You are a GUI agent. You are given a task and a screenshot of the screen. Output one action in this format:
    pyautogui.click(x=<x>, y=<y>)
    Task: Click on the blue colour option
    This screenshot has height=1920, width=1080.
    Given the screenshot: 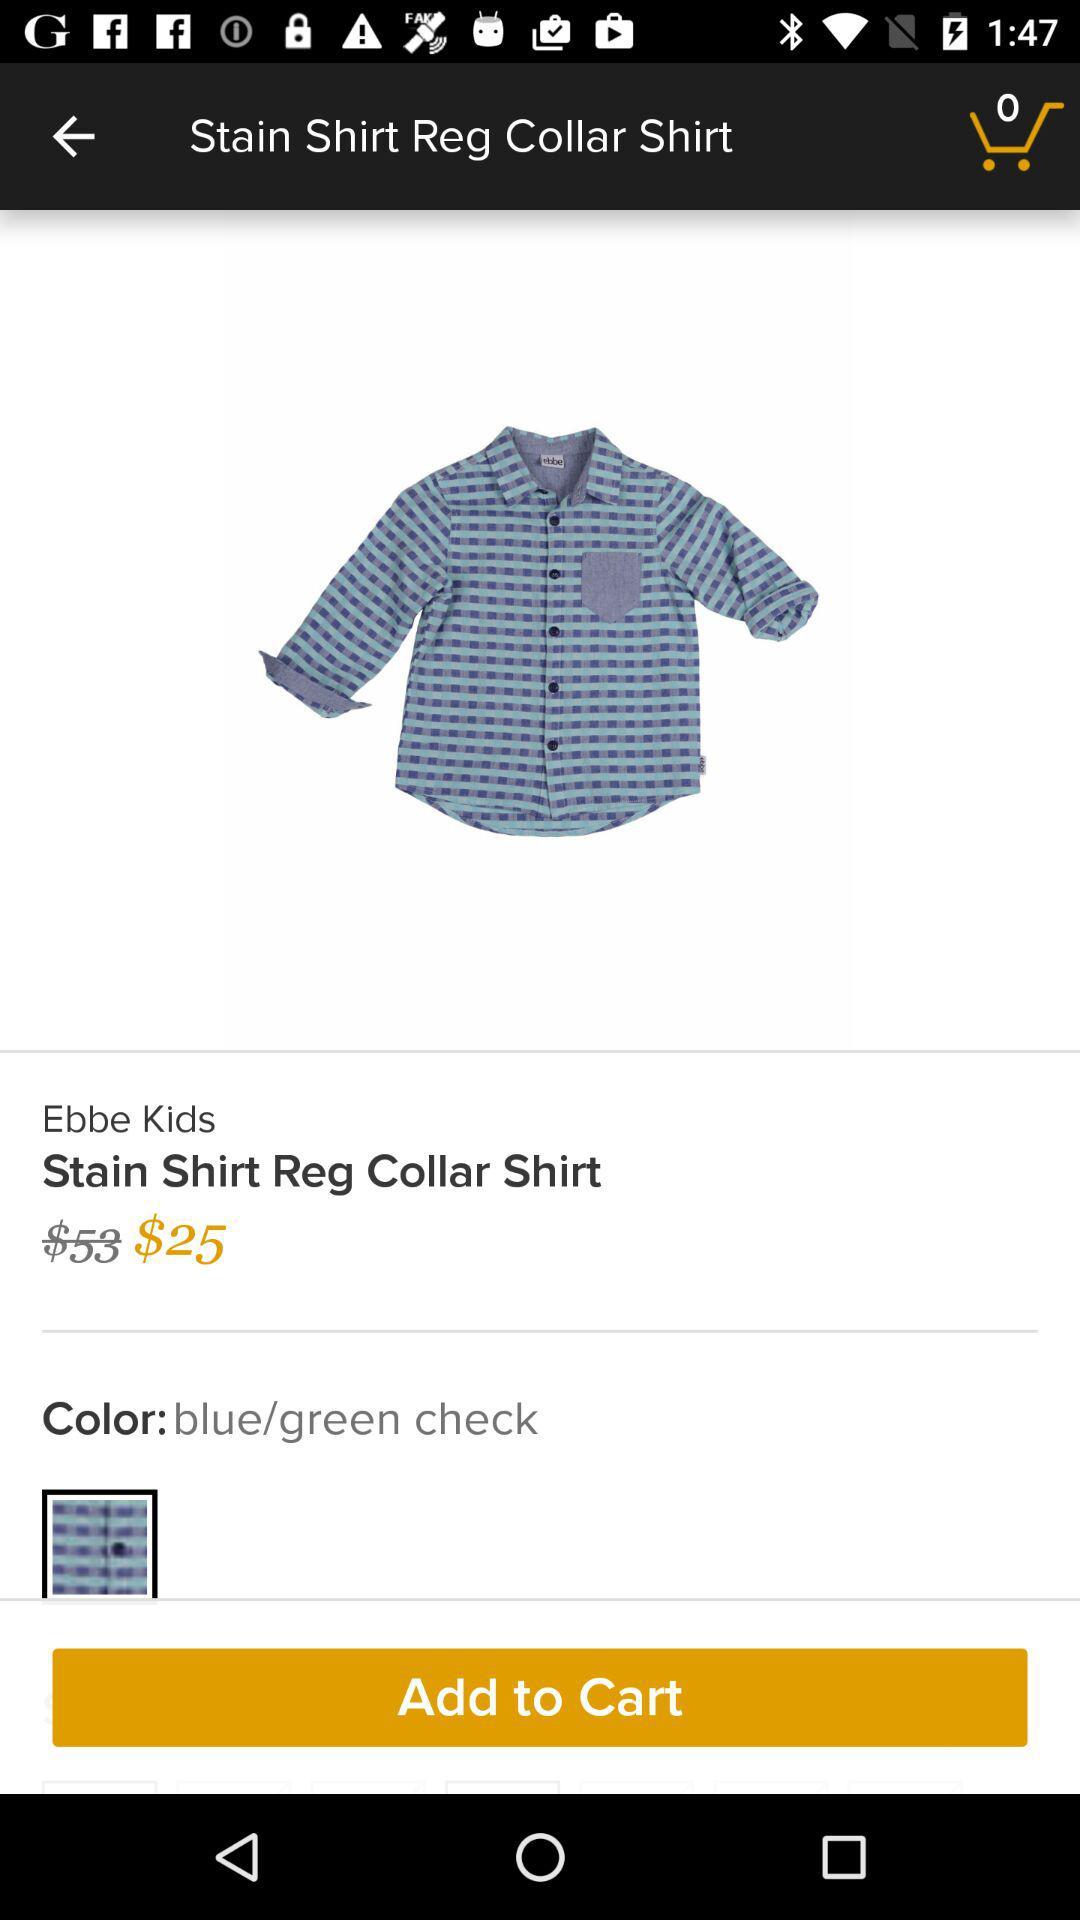 What is the action you would take?
    pyautogui.click(x=100, y=1546)
    